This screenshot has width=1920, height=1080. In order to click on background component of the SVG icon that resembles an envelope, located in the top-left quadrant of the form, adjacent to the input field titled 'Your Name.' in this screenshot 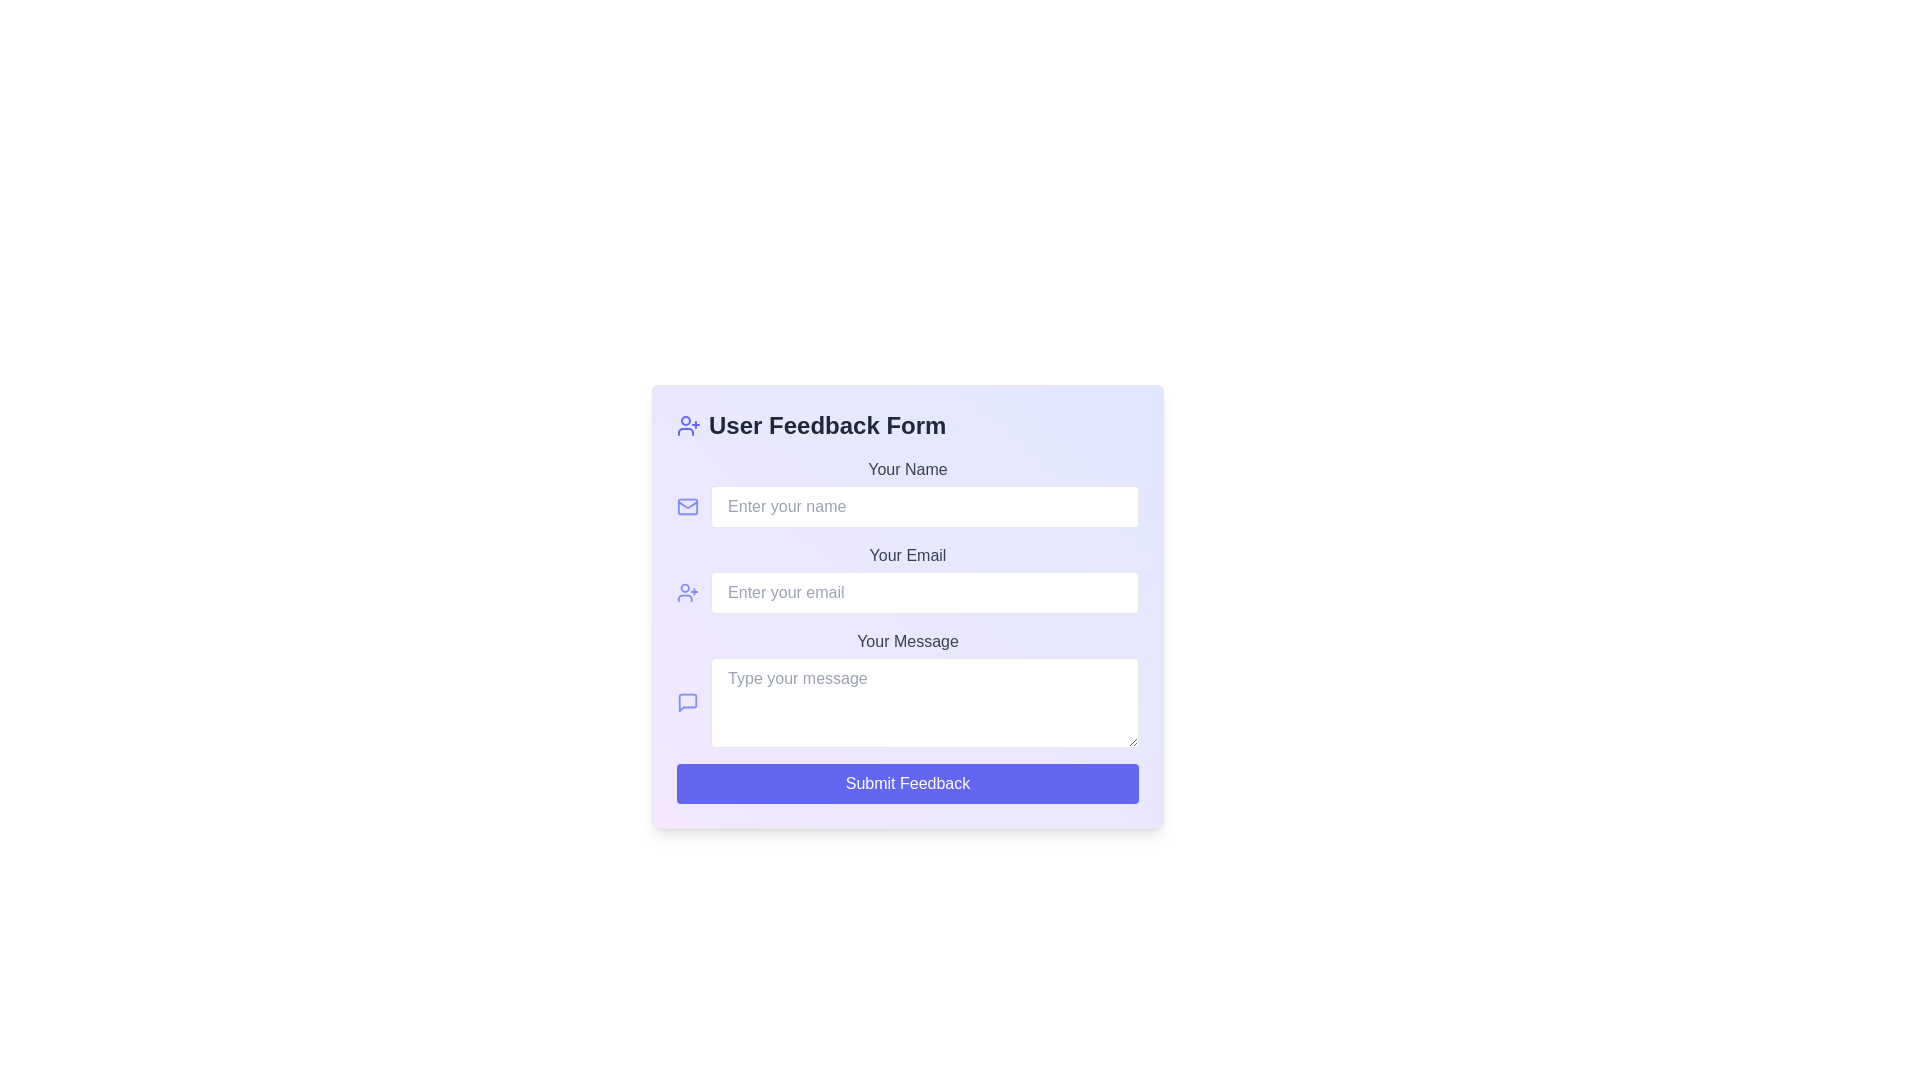, I will do `click(688, 505)`.